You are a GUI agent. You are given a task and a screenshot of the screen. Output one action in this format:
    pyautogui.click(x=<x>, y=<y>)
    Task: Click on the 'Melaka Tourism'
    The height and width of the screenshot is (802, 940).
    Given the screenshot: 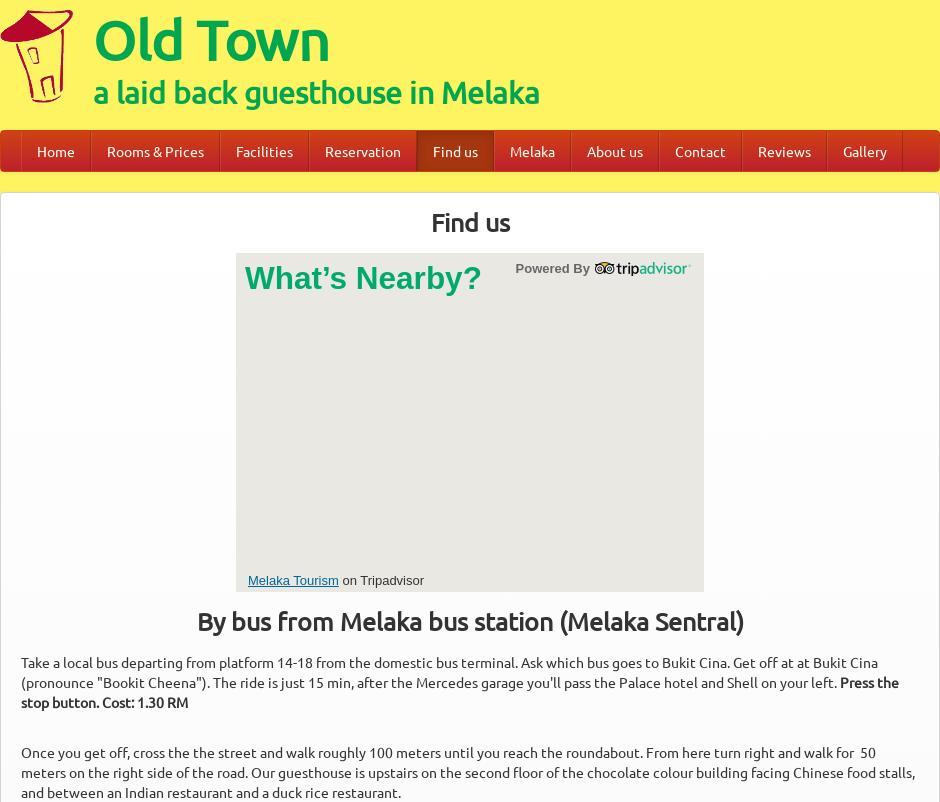 What is the action you would take?
    pyautogui.click(x=291, y=580)
    